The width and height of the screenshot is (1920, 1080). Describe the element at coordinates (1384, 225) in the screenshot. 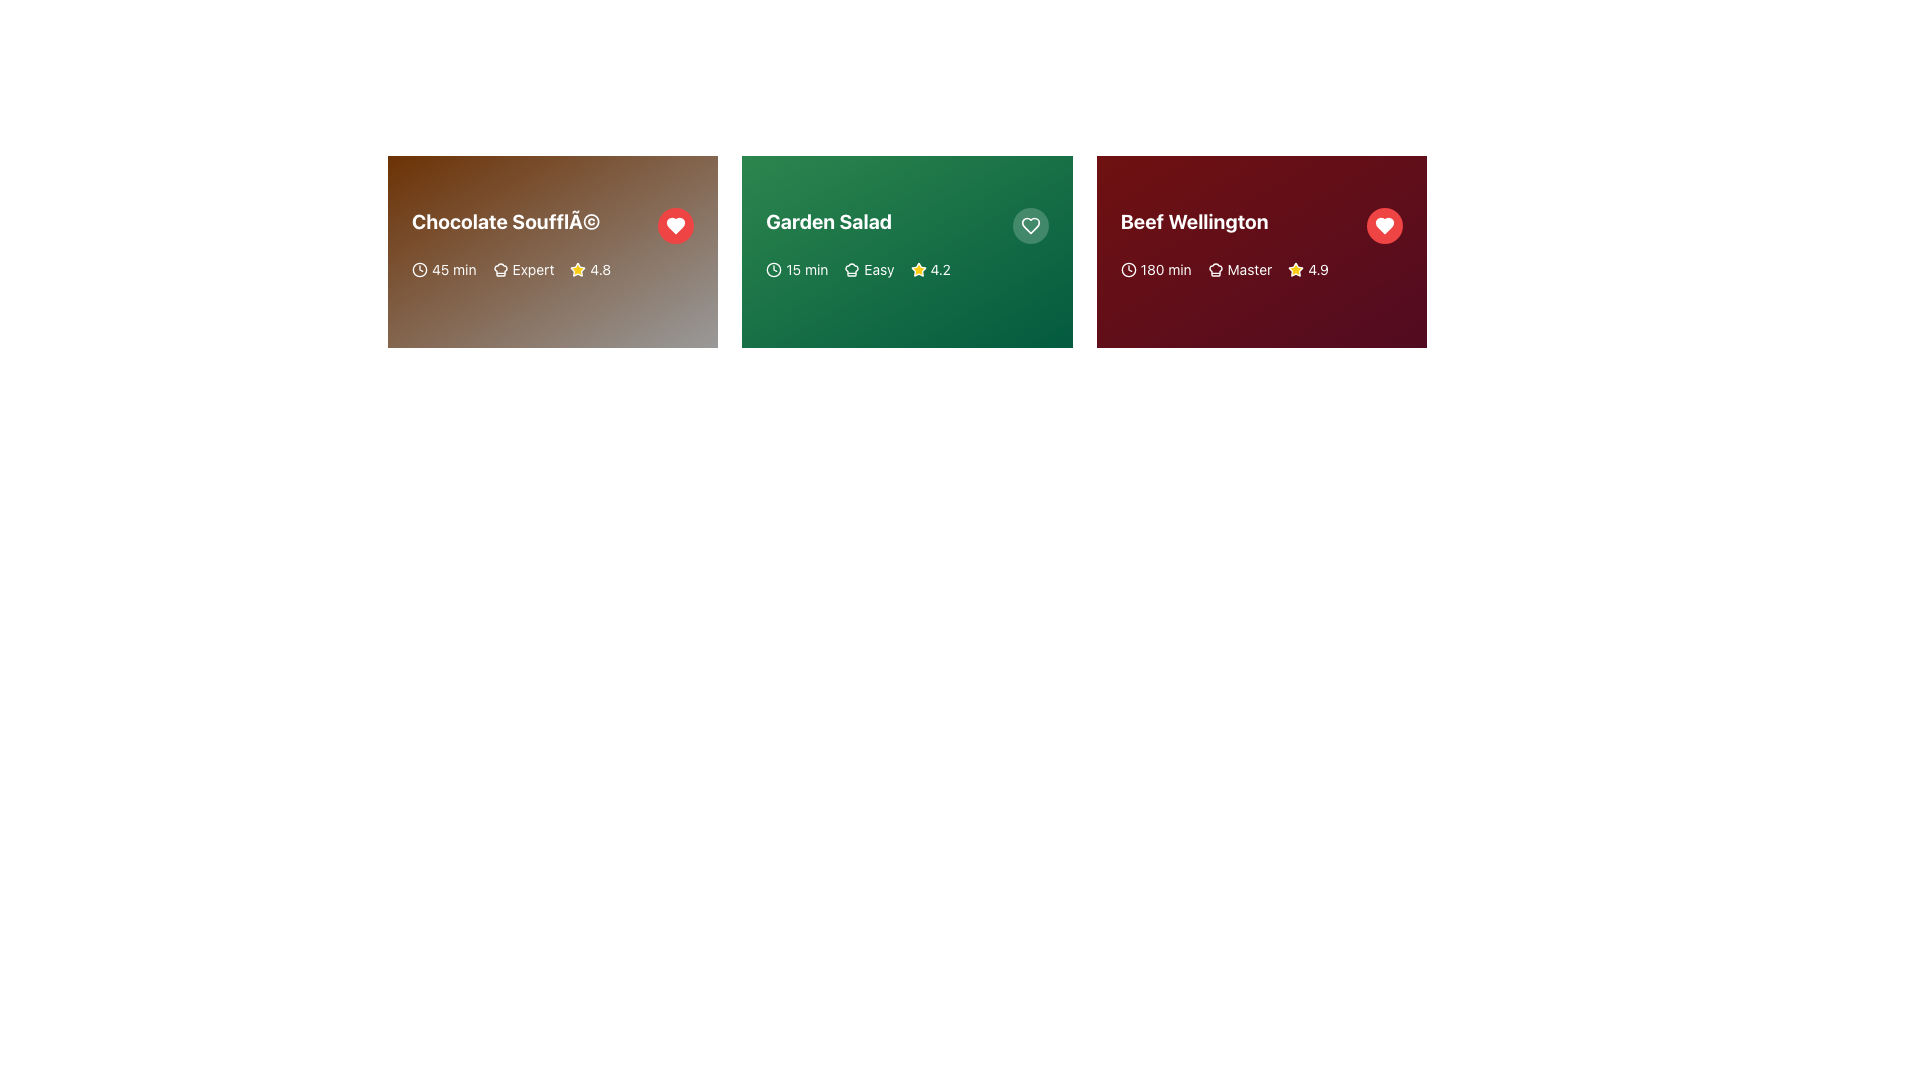

I see `the heart icon in the top-right corner of the 'Beef Wellington' recipe card to mark it as favorite` at that location.